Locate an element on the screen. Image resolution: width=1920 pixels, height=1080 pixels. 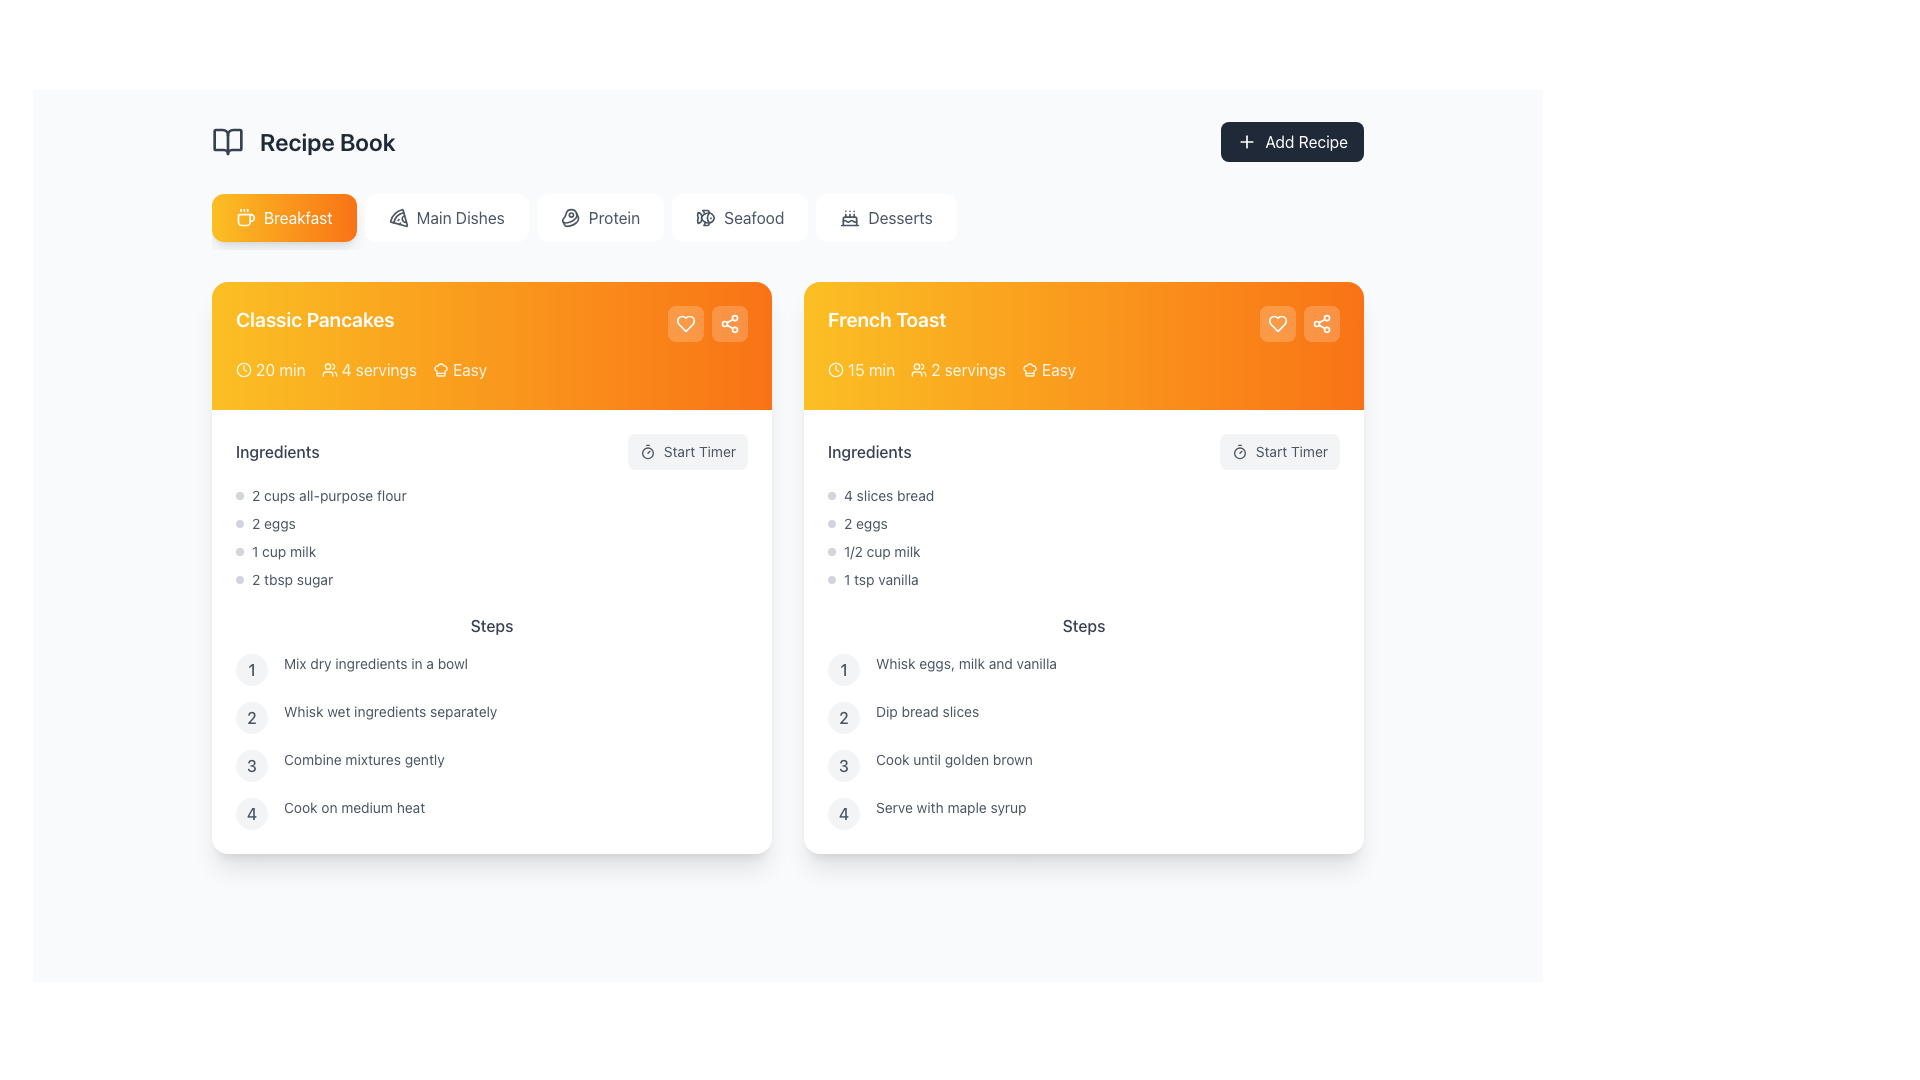
the small 'chef's hat' icon outlined in white against an orange background, located to the left of the text labeled 'Easy' under the title 'Classic Pancakes' is located at coordinates (440, 370).